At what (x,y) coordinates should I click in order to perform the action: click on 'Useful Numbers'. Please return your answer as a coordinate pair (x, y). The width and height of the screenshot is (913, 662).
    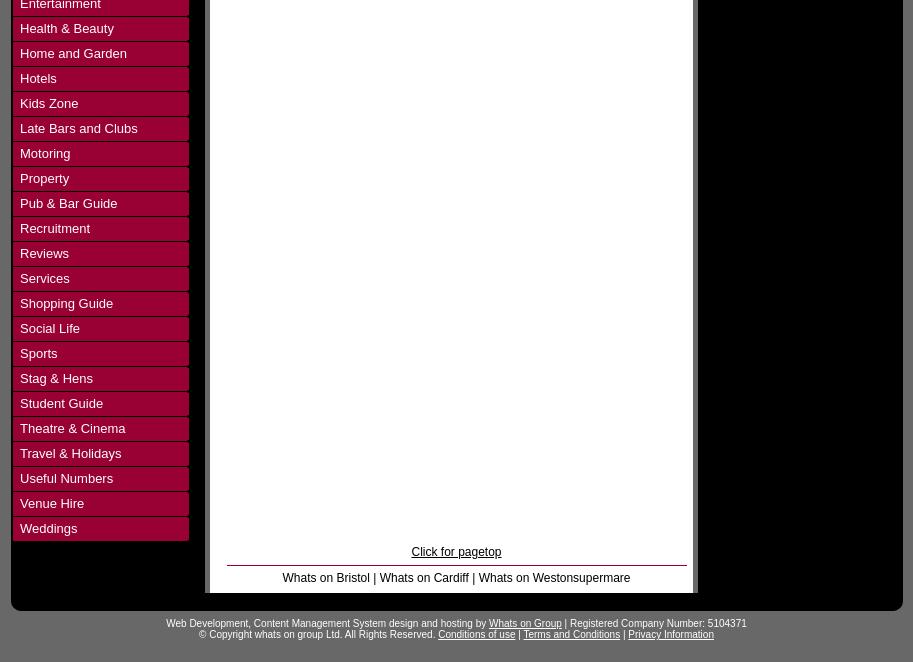
    Looking at the image, I should click on (65, 478).